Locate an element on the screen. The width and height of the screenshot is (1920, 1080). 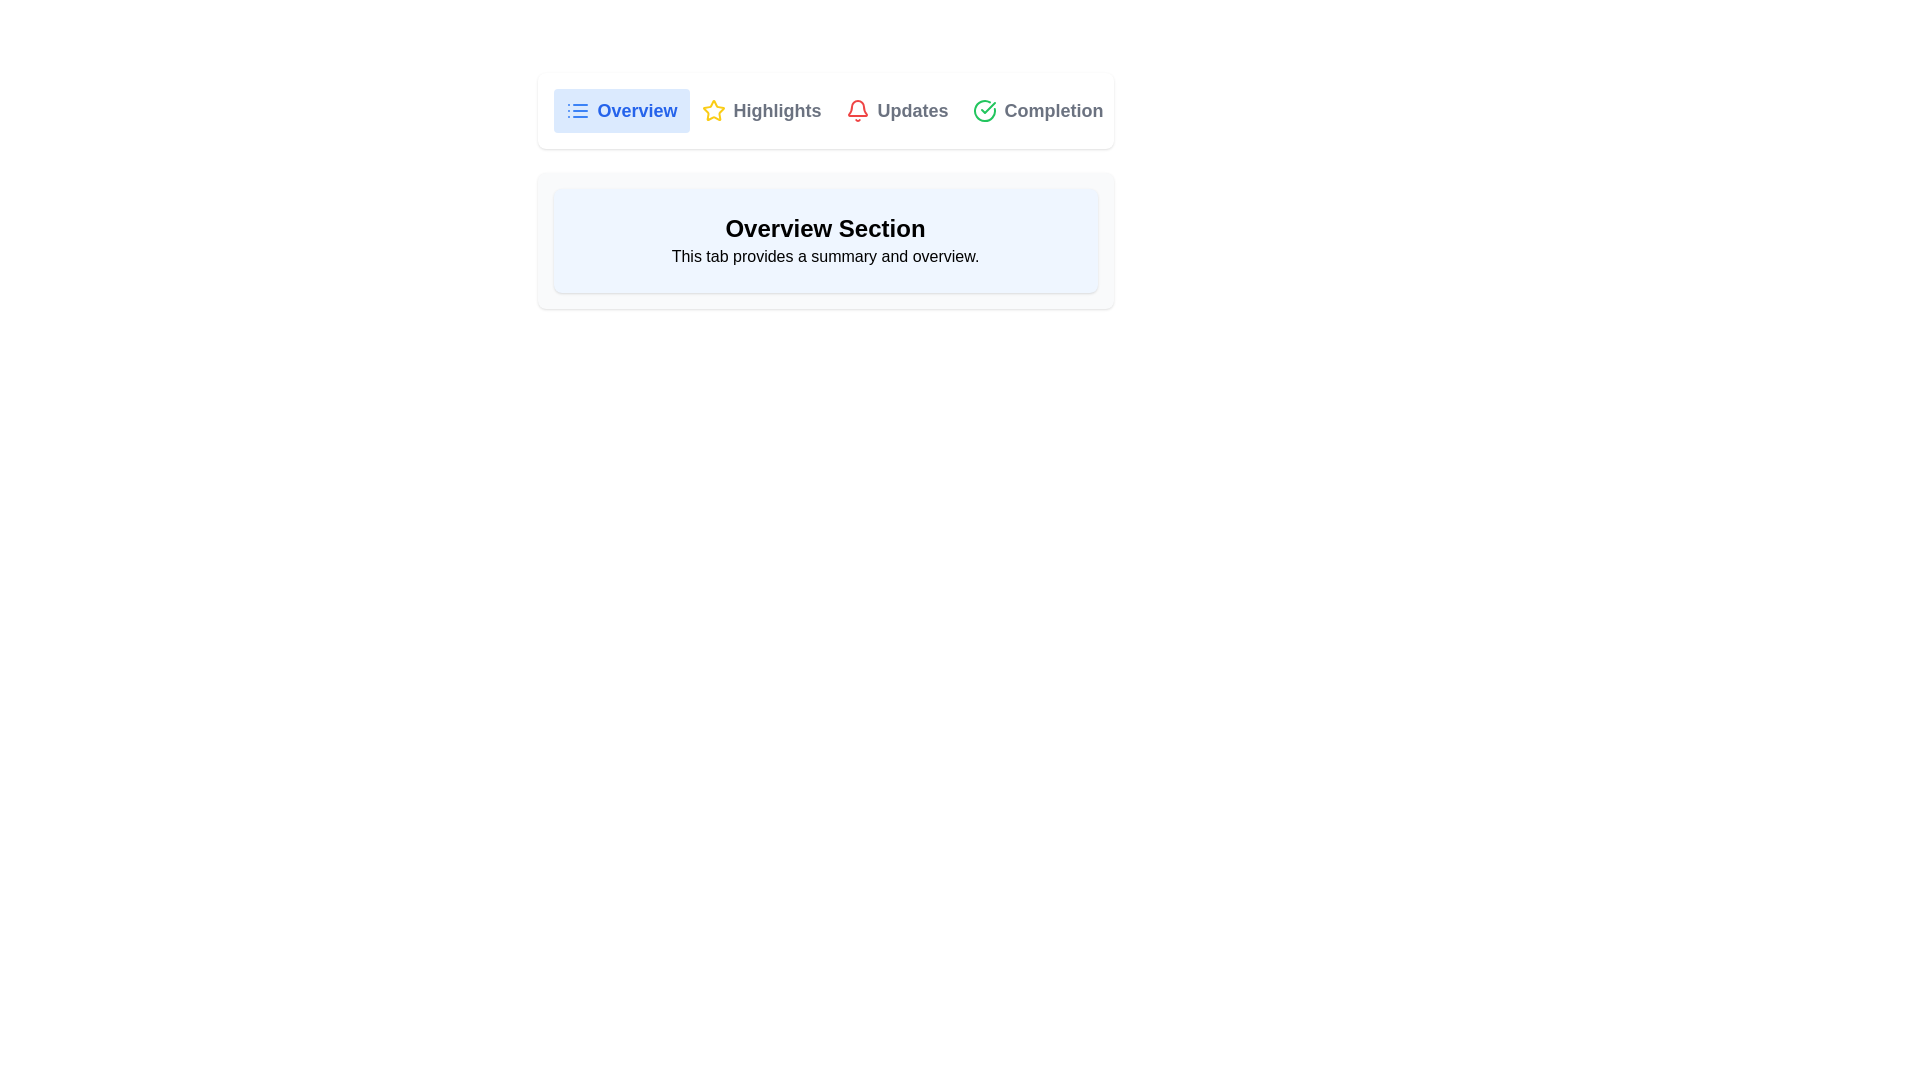
the static text label providing a descriptive summary of the 'Overview' section, which is located directly below the 'Overview Section' bold text in a light blue rounded rectangular box is located at coordinates (825, 256).